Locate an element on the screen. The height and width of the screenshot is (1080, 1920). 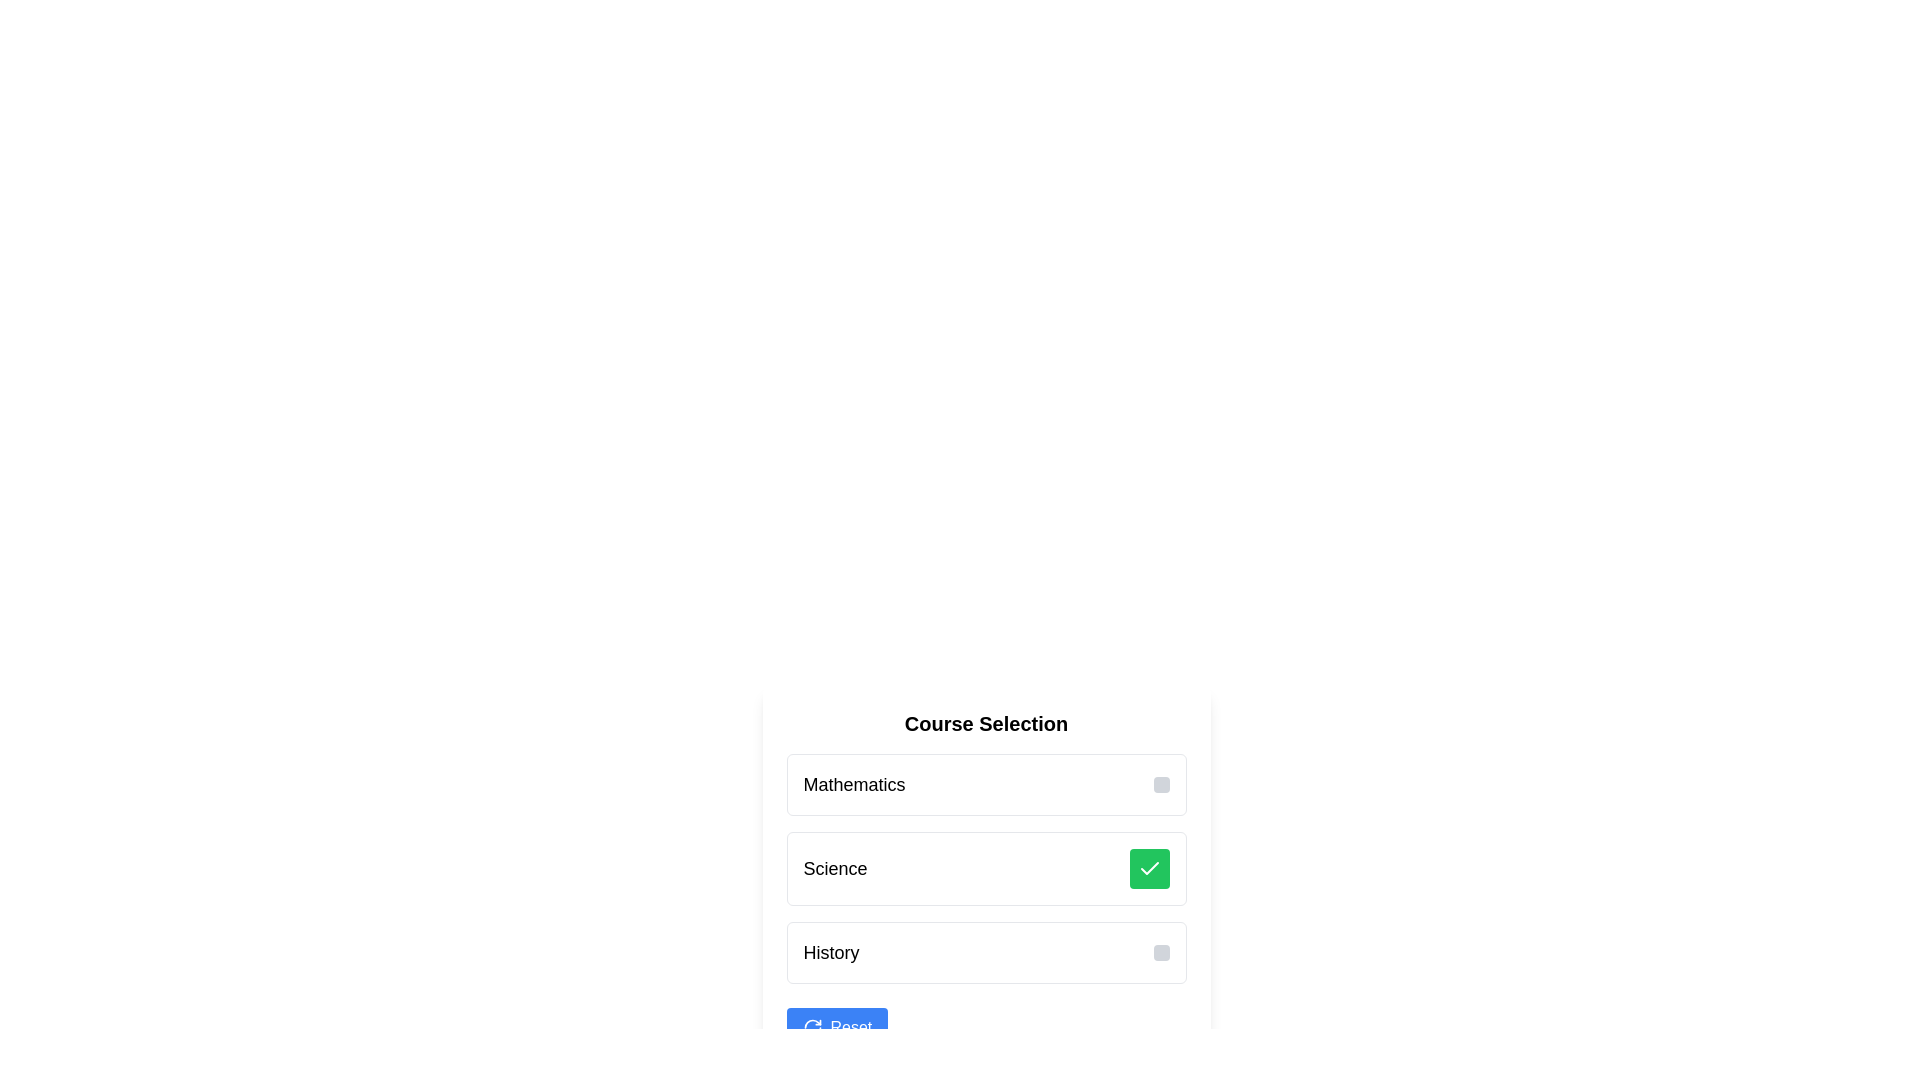
the green checkmark on the second selectable course category item in the vertical list under 'Course Selection' to confirm selection is located at coordinates (986, 867).